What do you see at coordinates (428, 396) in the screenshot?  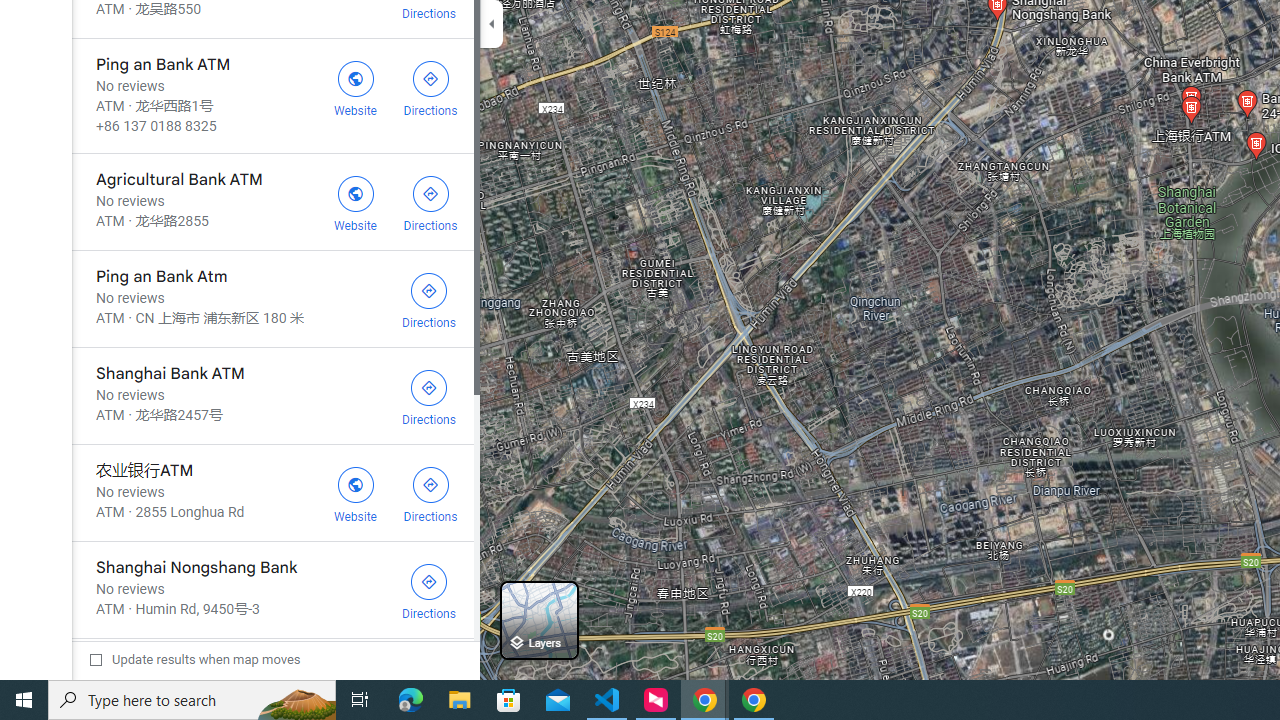 I see `'Get directions to Shanghai Bank ATM'` at bounding box center [428, 396].